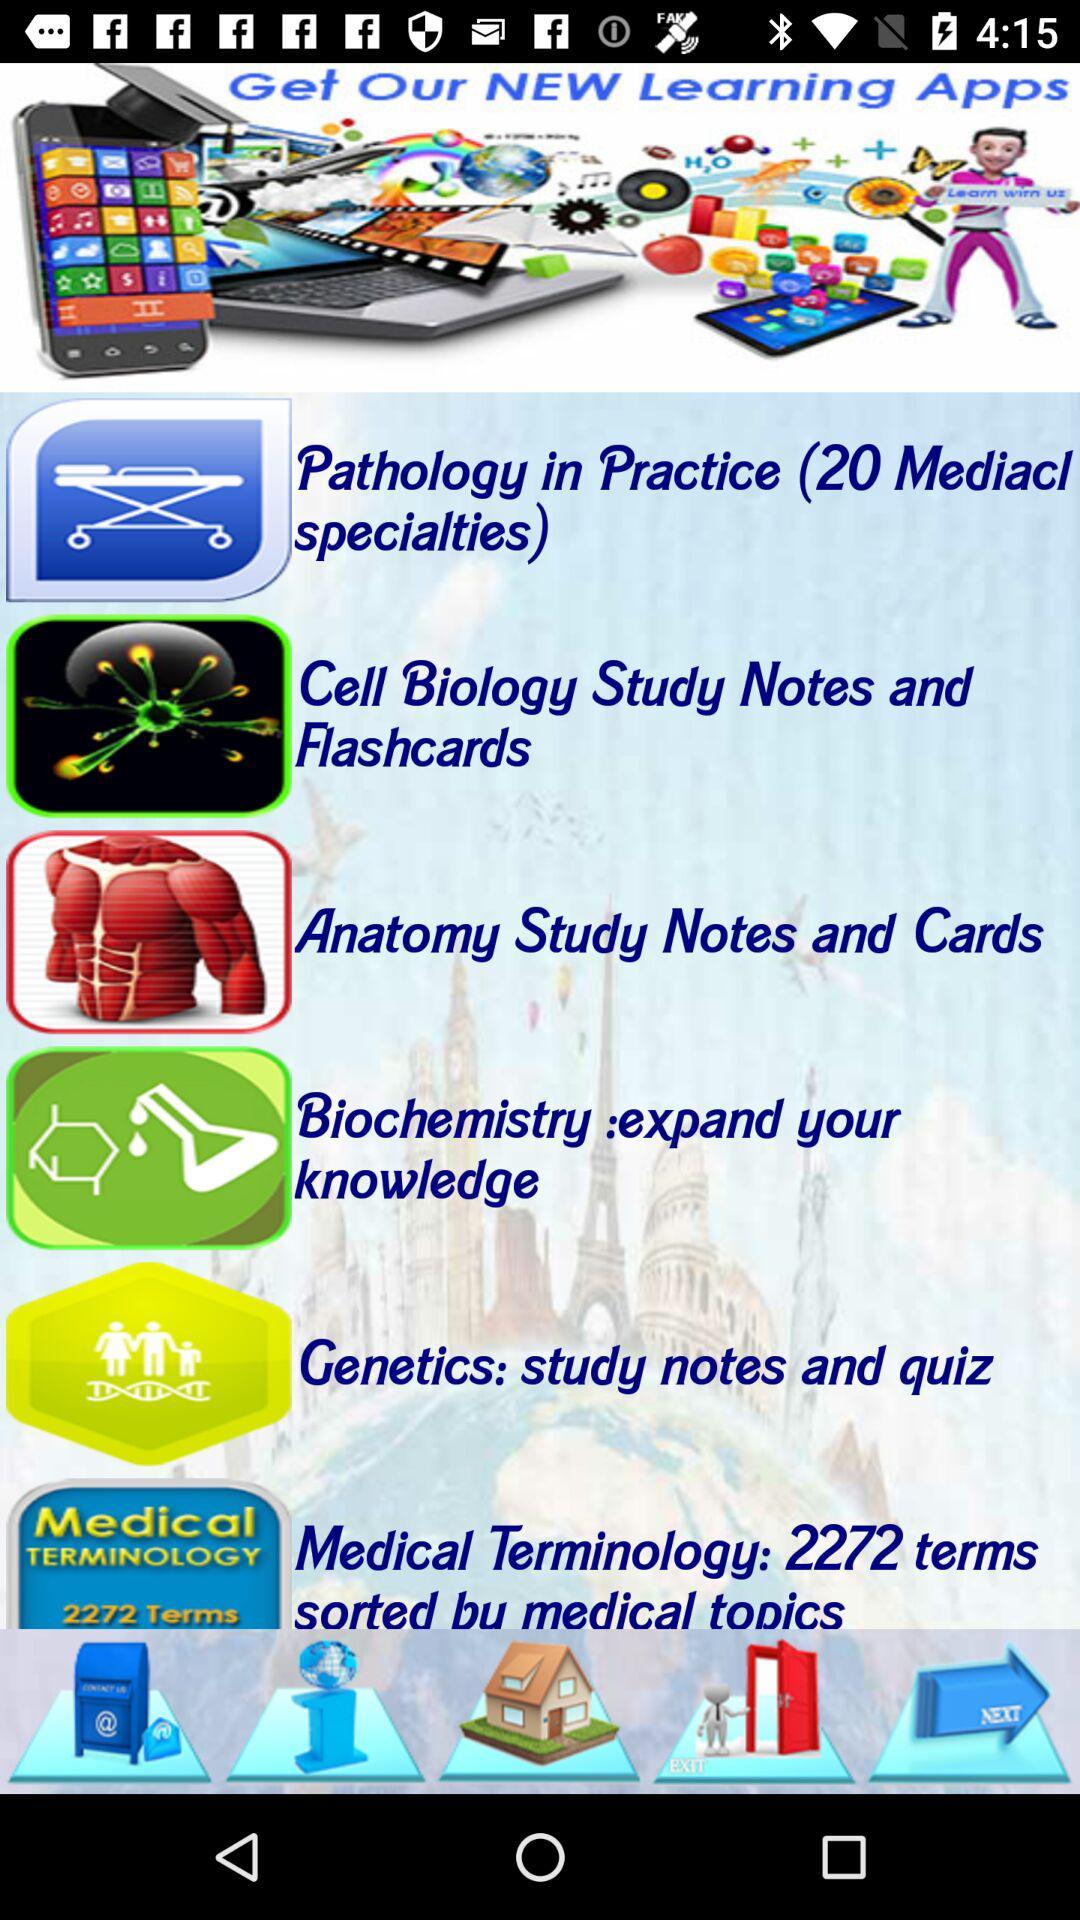 This screenshot has width=1080, height=1920. I want to click on study anatomy notes and cards, so click(147, 931).